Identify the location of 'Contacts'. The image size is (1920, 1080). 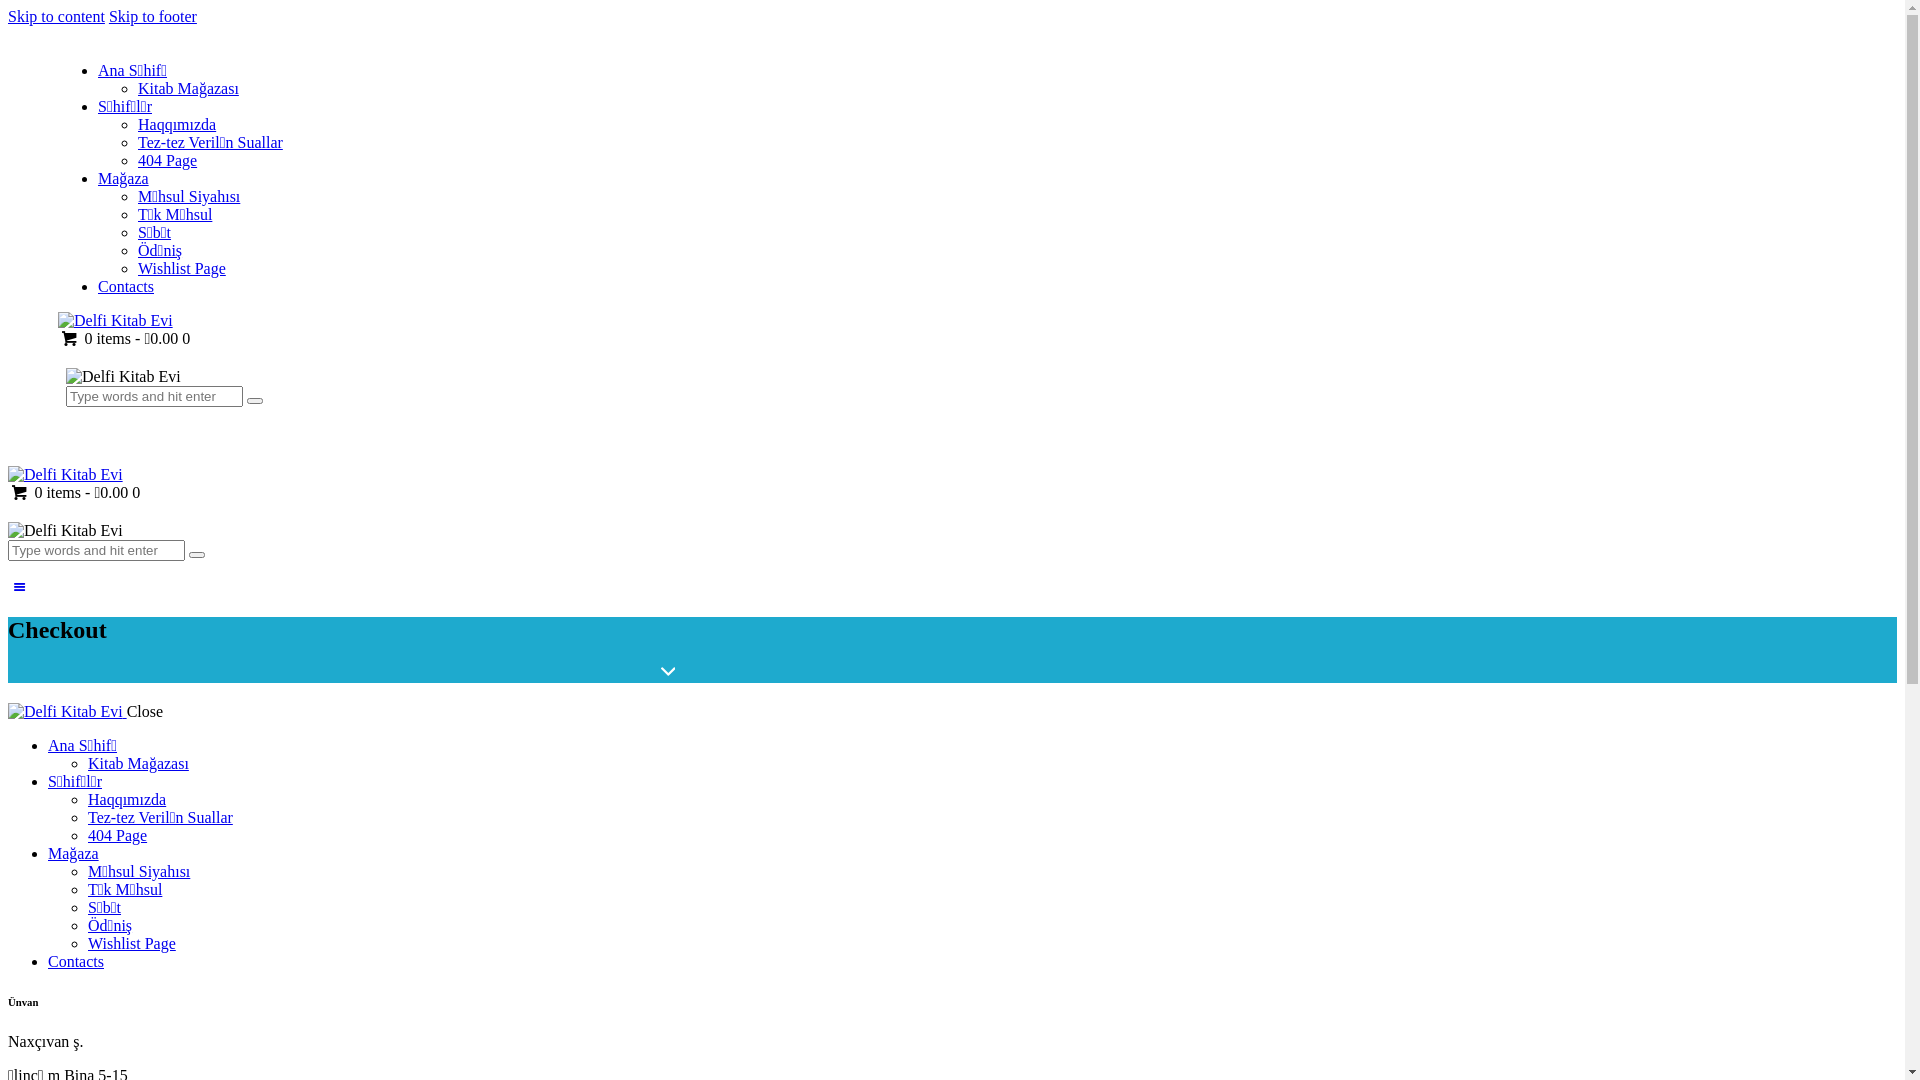
(76, 960).